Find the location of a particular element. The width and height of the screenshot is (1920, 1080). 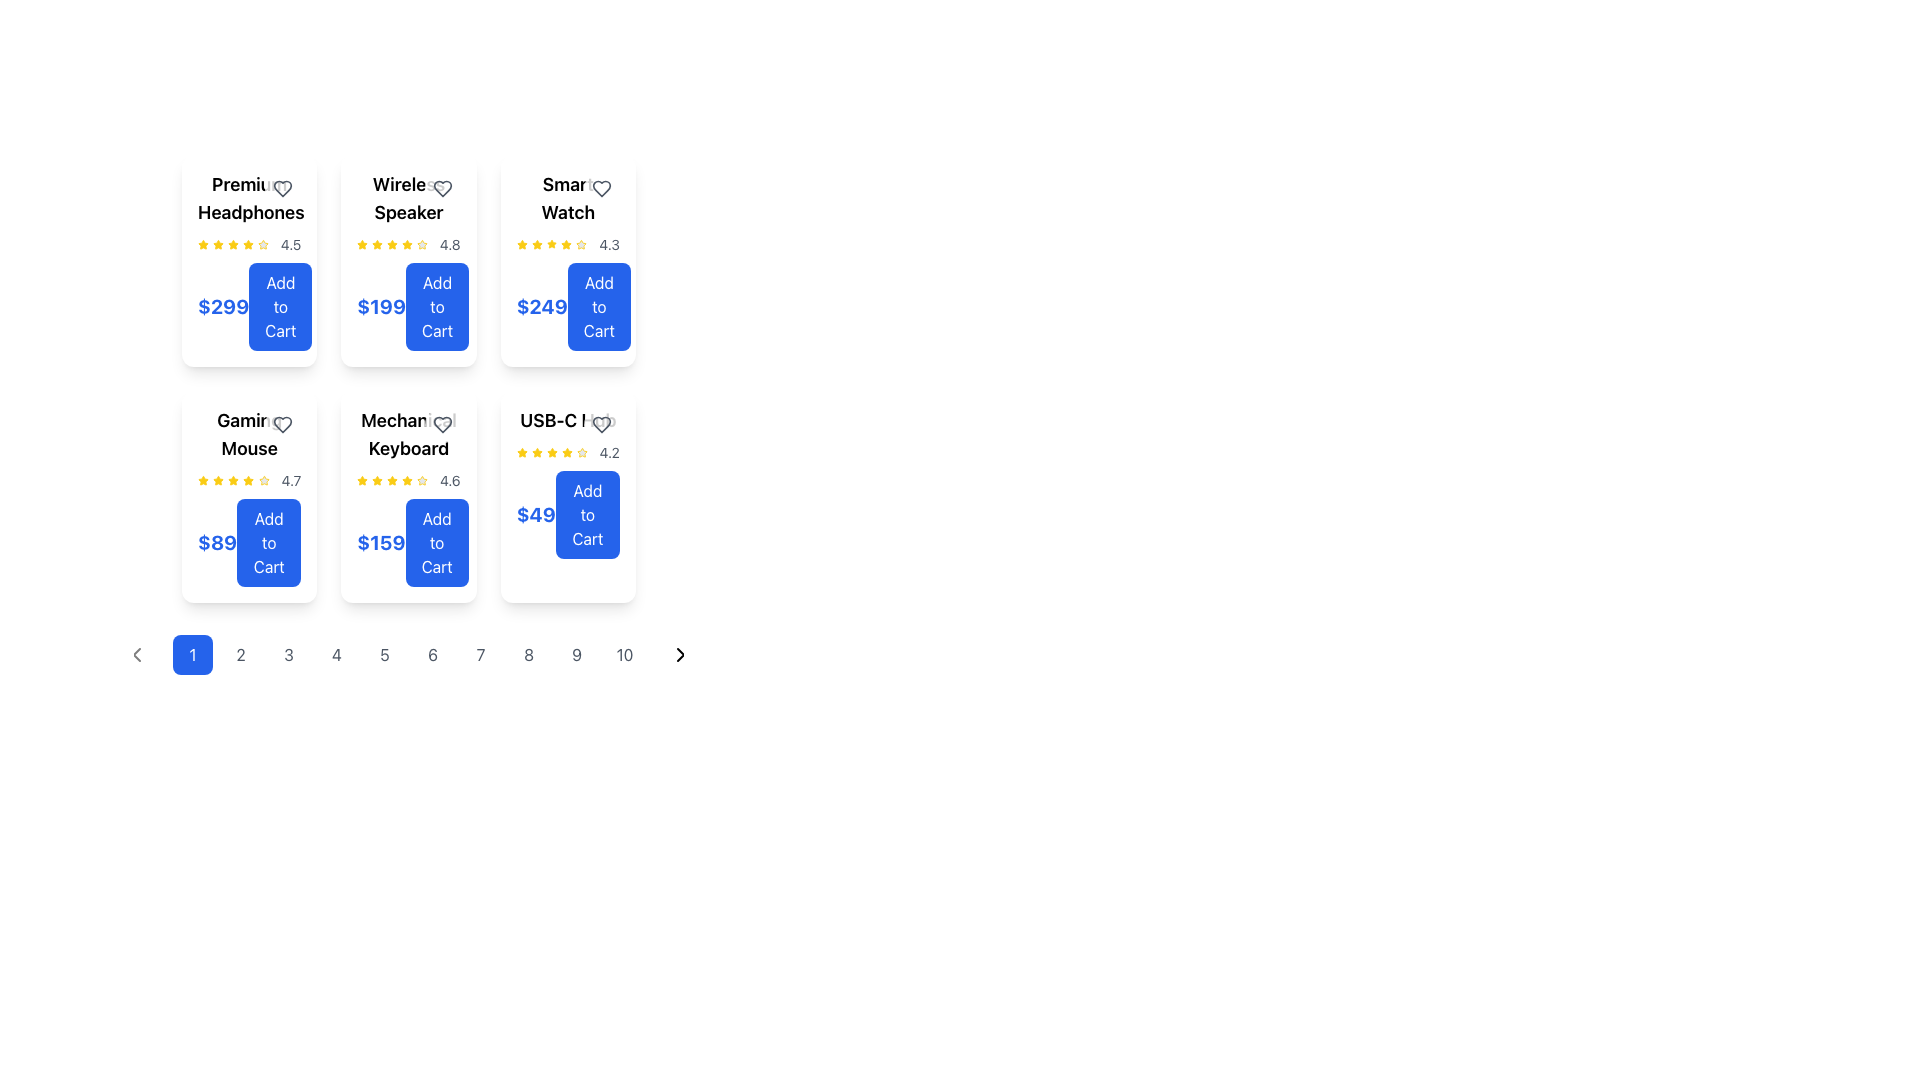

the first rating star icon in the product's rating summary located next to the text '4.8' below 'Wireless Speaker' is located at coordinates (362, 244).